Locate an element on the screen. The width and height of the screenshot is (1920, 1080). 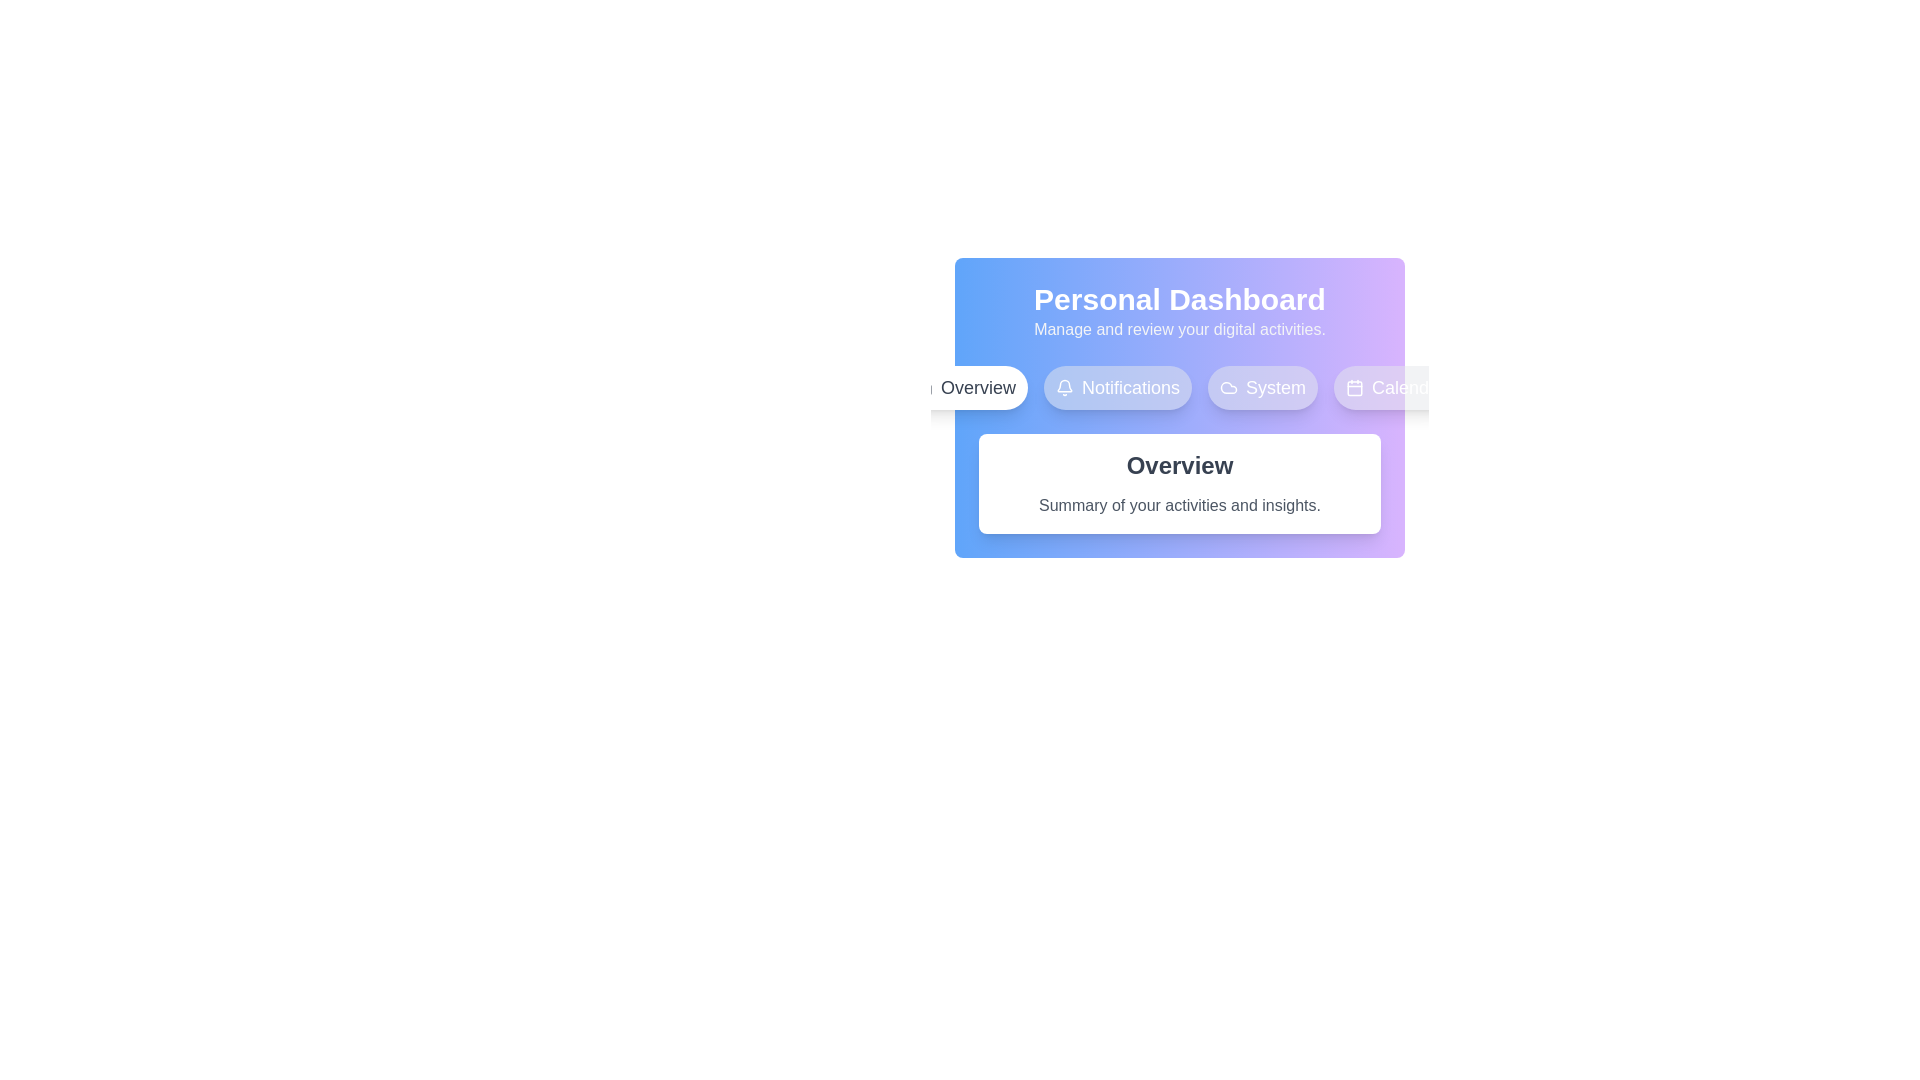
the tab labeled System is located at coordinates (1261, 388).